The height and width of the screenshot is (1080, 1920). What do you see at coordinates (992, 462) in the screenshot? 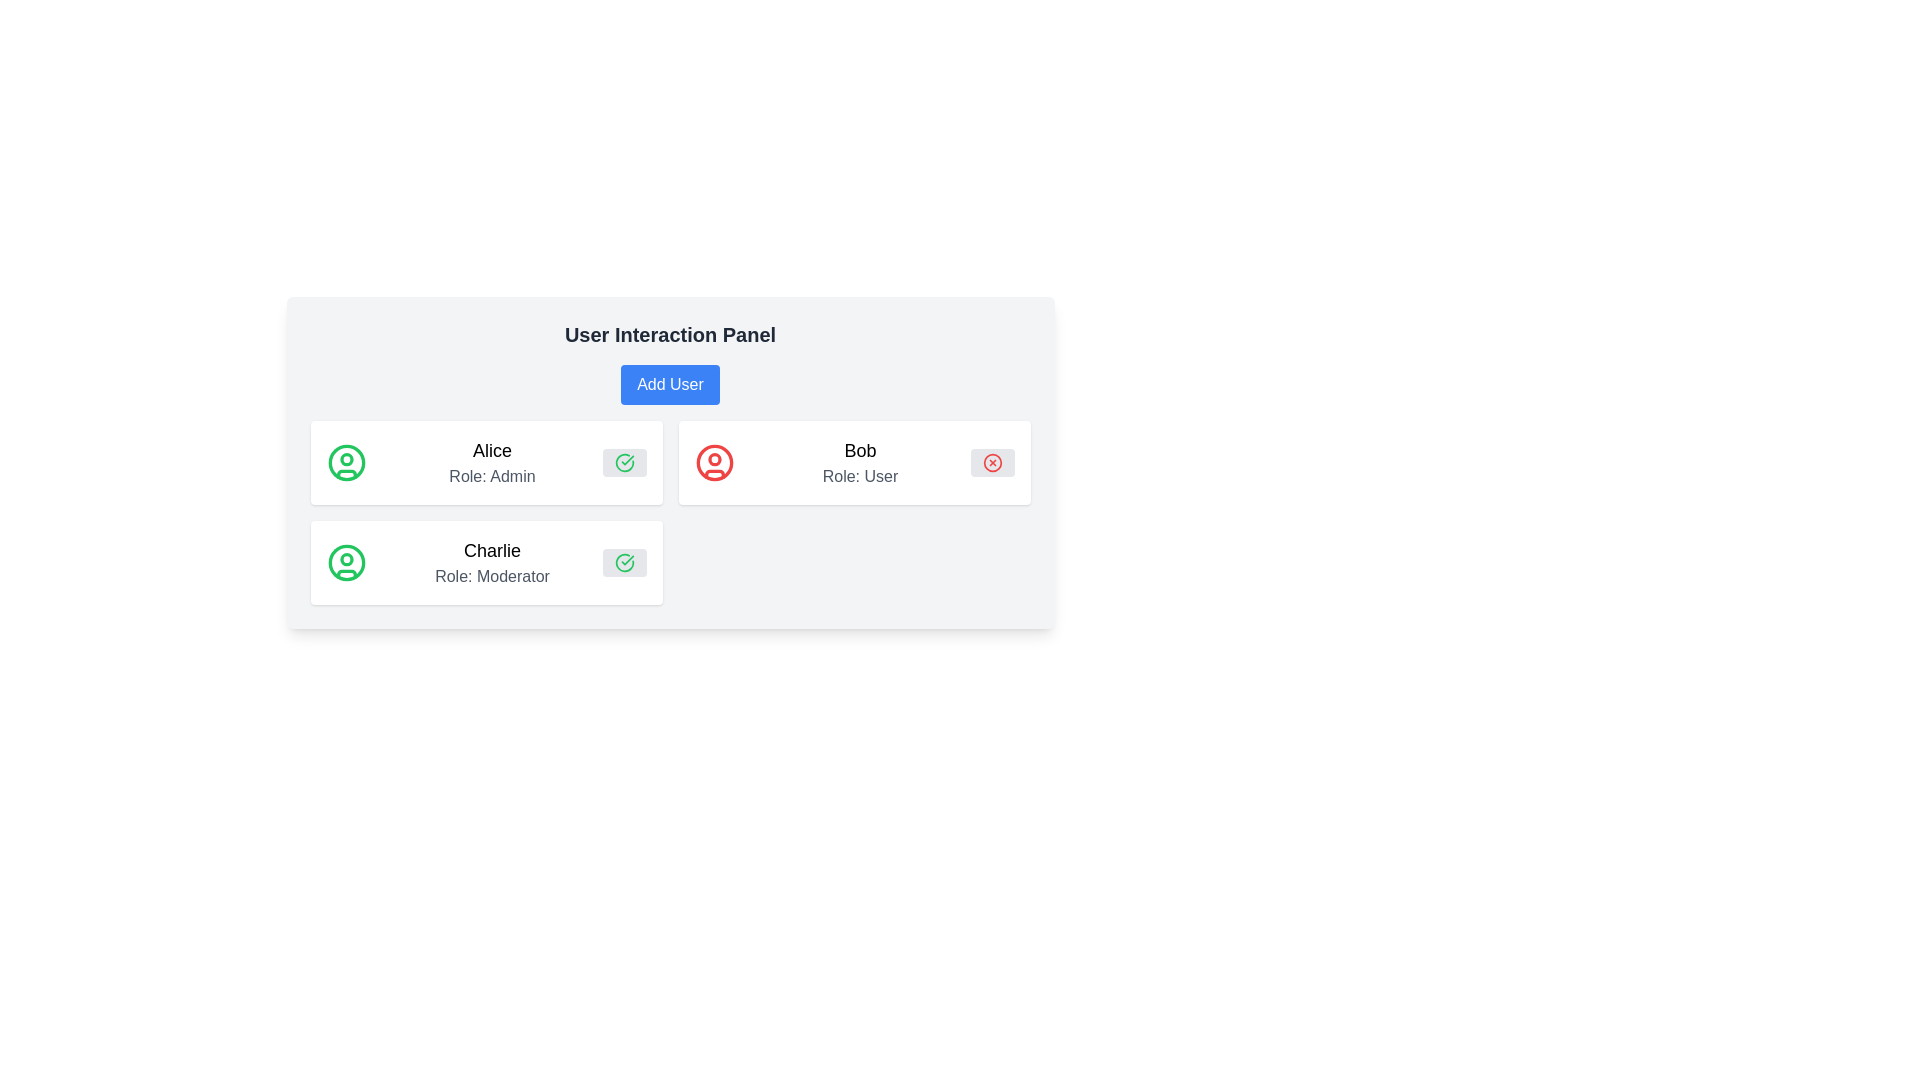
I see `the Circle SVG element that visually forms the 'X' icon for the user panel card associated with 'Bob' located in the top-right area of the user interaction panel` at bounding box center [992, 462].